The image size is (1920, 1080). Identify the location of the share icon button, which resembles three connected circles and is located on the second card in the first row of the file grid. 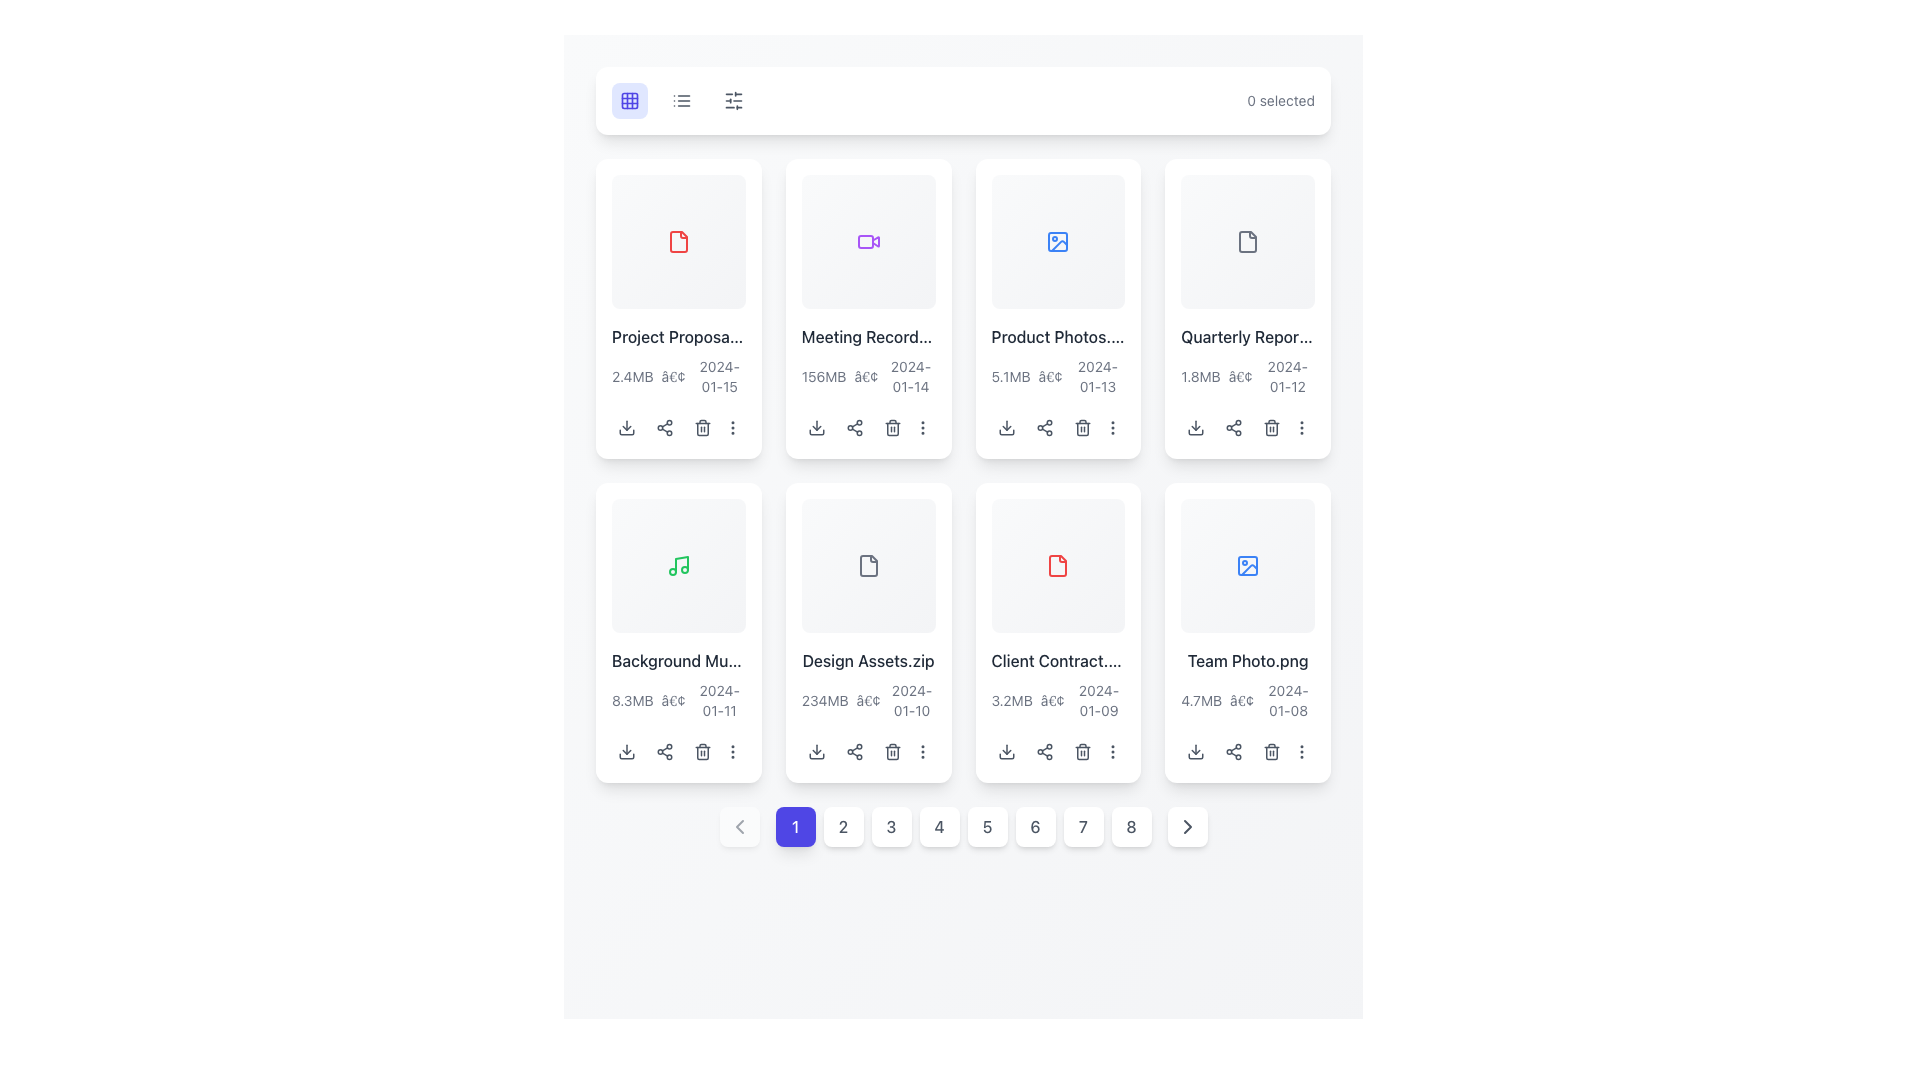
(854, 426).